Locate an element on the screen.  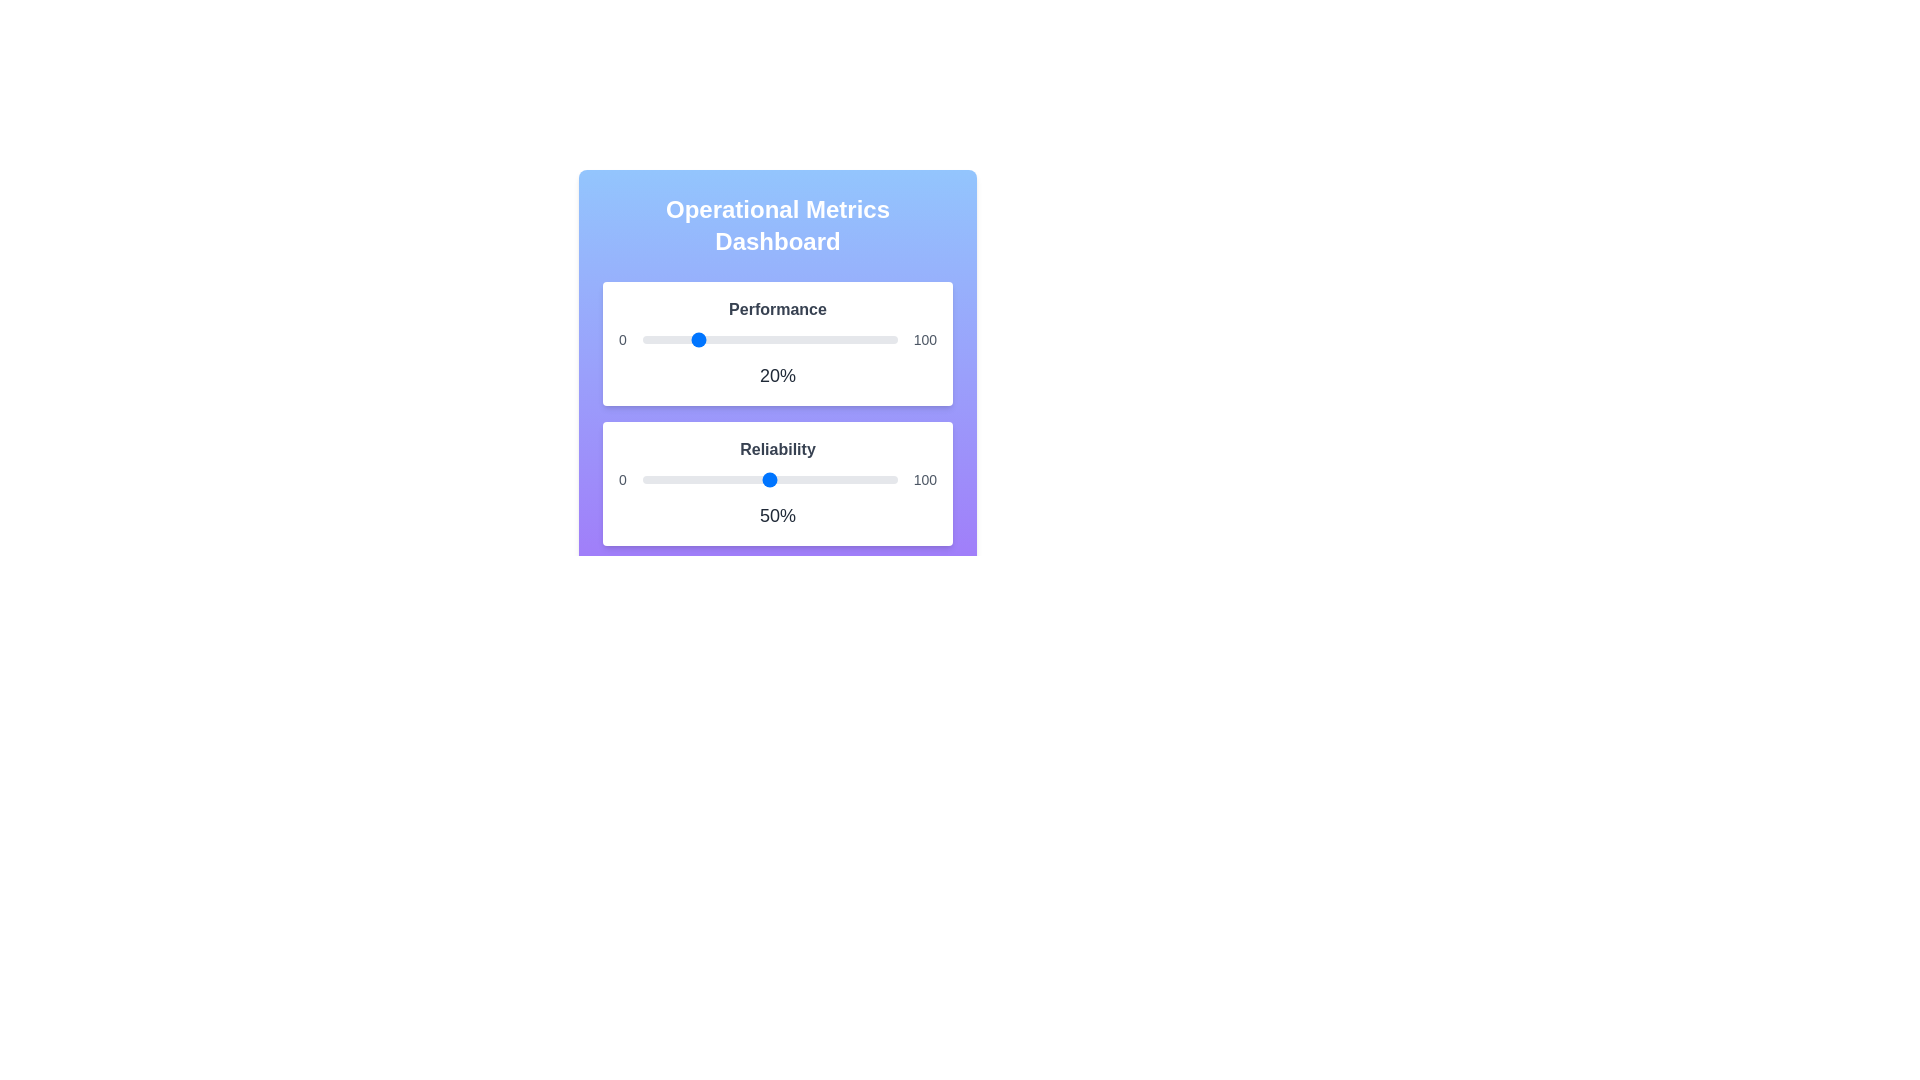
the reliability value is located at coordinates (781, 479).